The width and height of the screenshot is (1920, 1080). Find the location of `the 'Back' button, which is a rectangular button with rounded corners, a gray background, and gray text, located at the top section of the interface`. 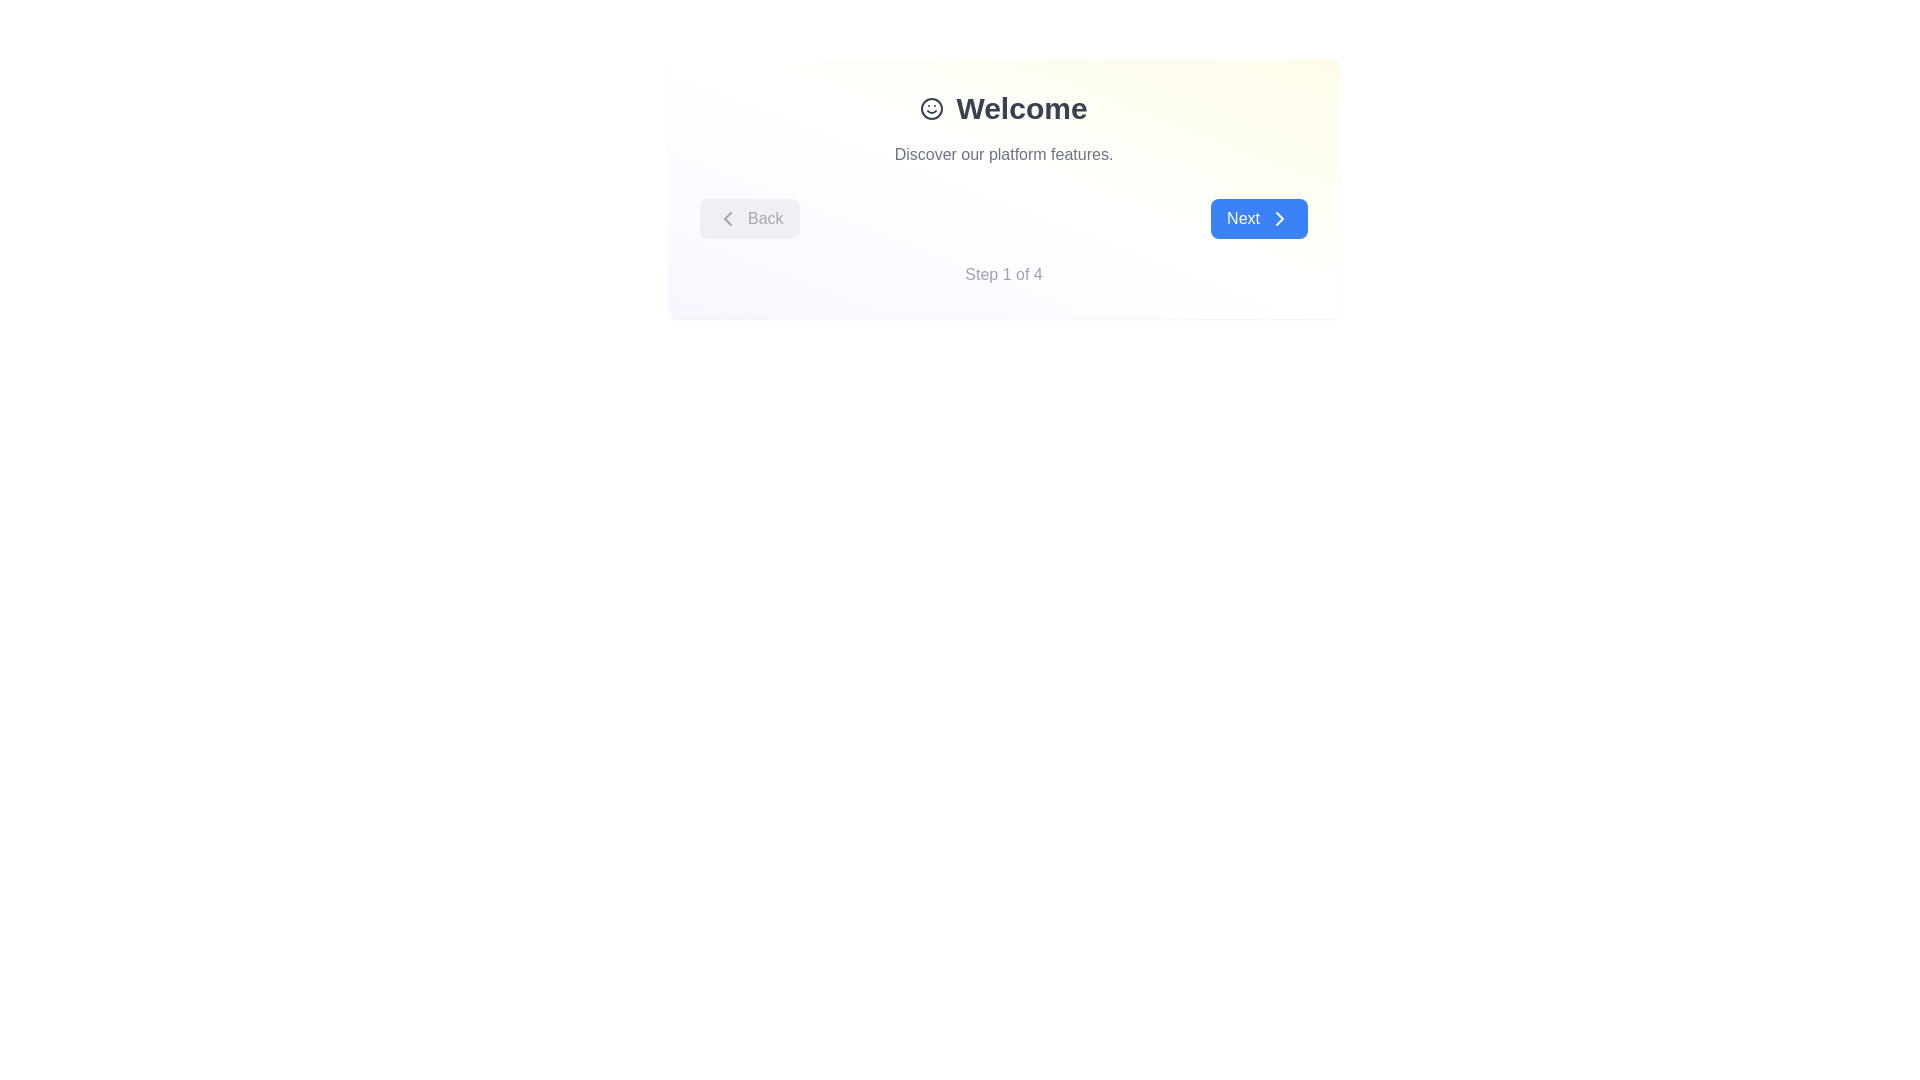

the 'Back' button, which is a rectangular button with rounded corners, a gray background, and gray text, located at the top section of the interface is located at coordinates (748, 219).